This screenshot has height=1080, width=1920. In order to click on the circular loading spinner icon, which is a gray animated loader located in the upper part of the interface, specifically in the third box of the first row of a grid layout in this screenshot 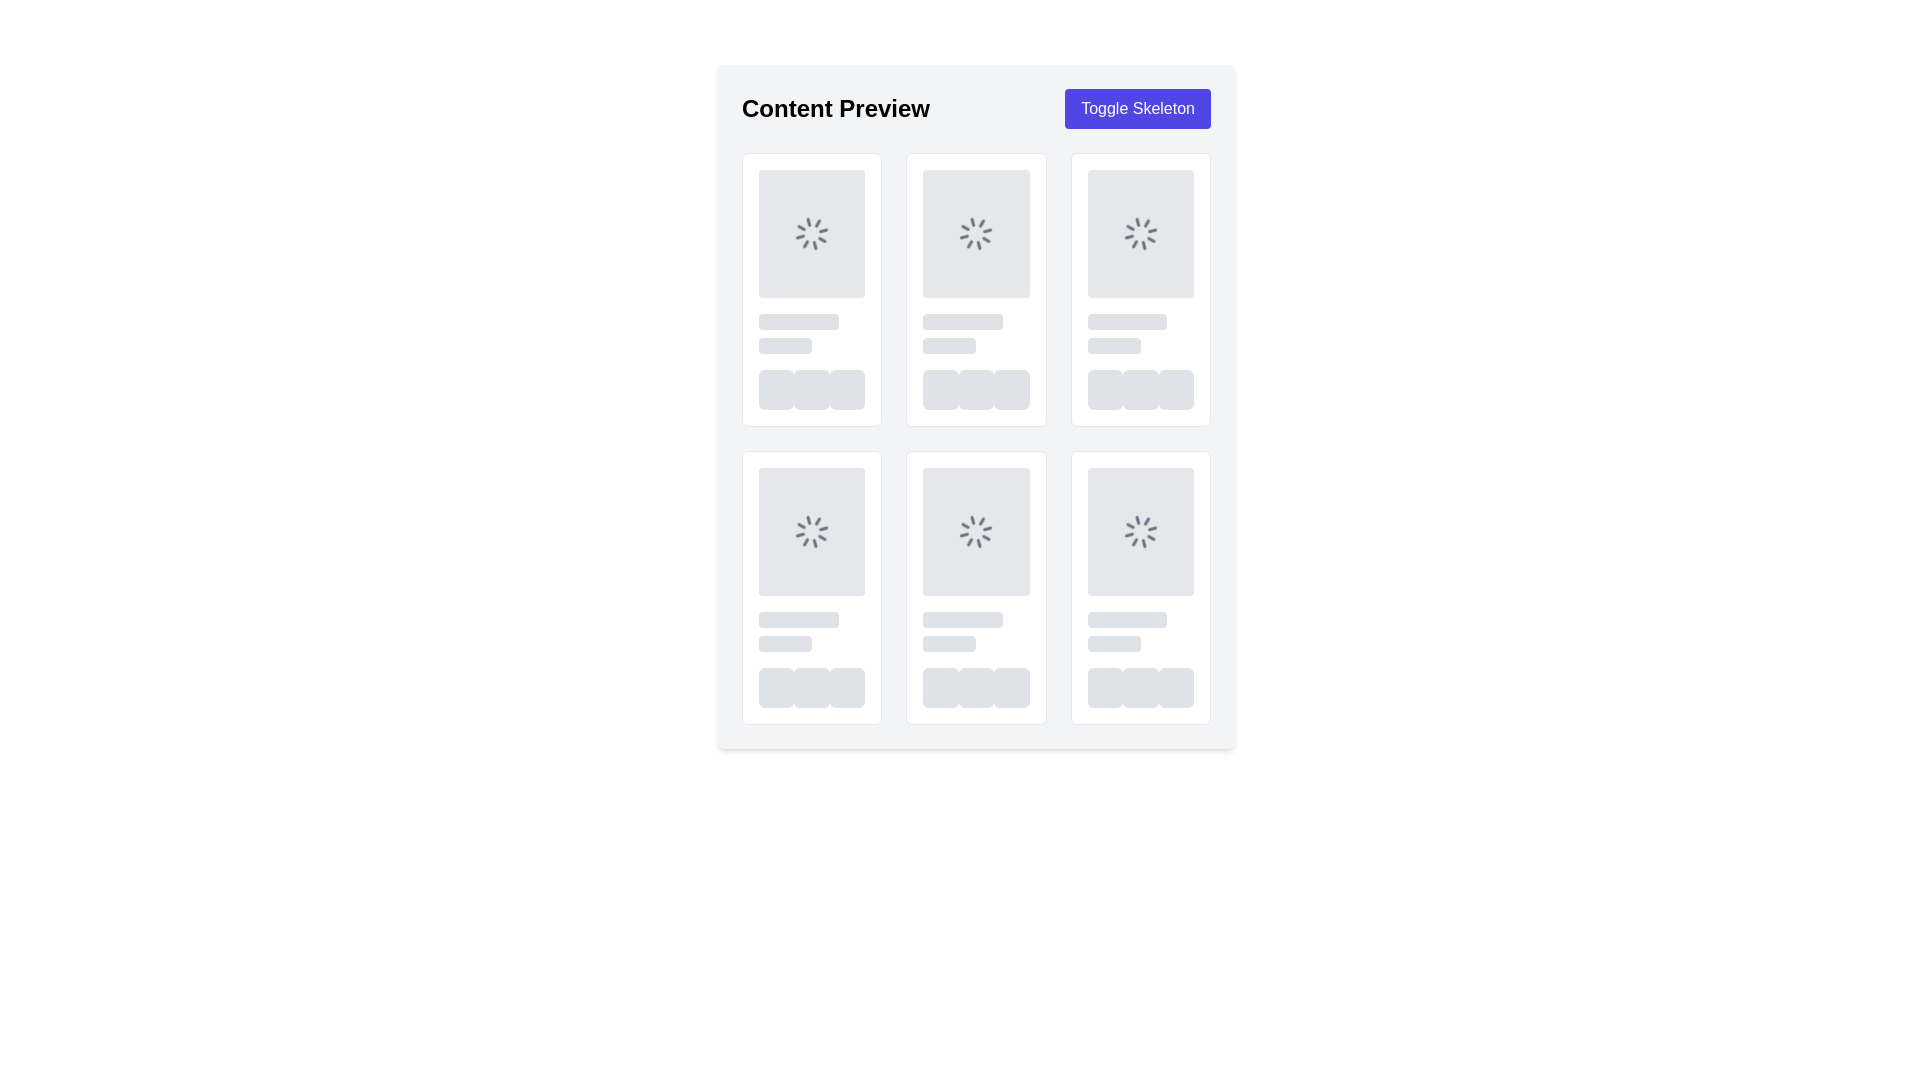, I will do `click(1140, 233)`.